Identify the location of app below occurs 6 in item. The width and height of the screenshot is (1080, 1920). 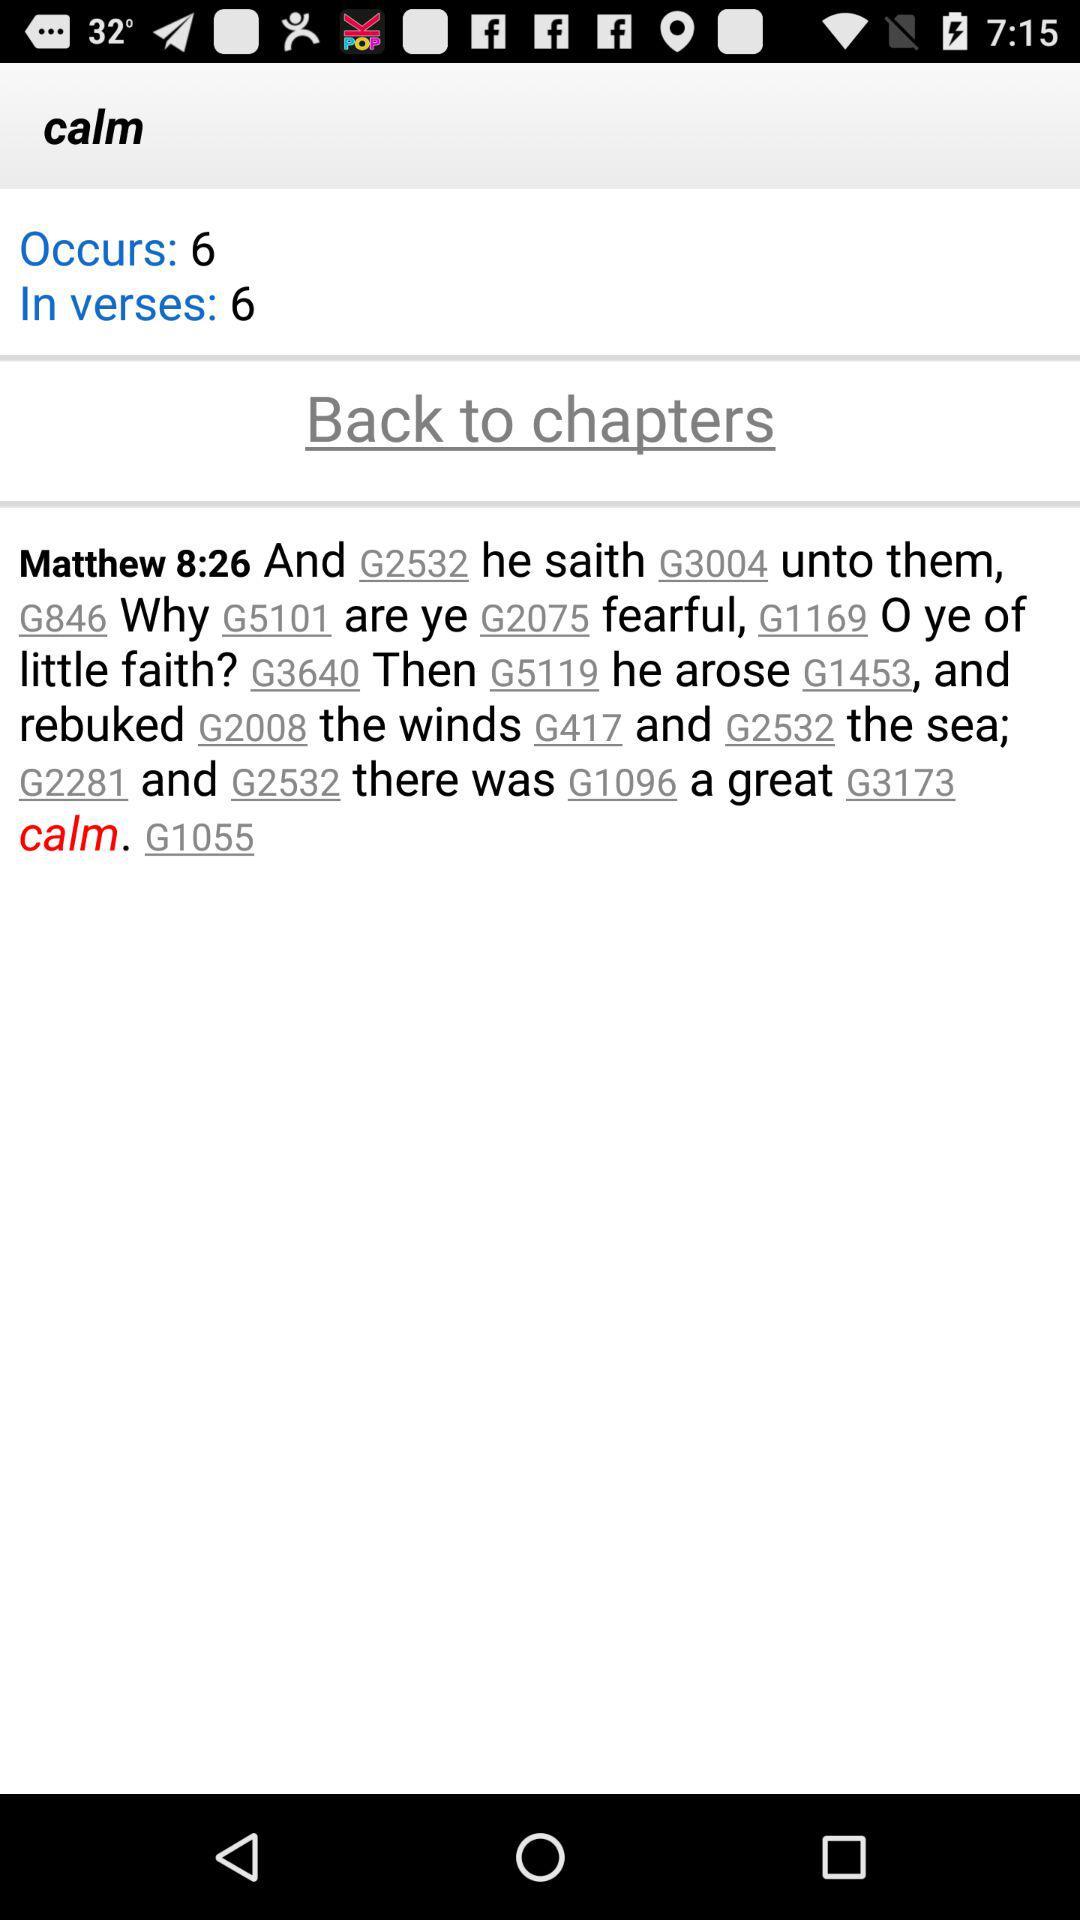
(540, 419).